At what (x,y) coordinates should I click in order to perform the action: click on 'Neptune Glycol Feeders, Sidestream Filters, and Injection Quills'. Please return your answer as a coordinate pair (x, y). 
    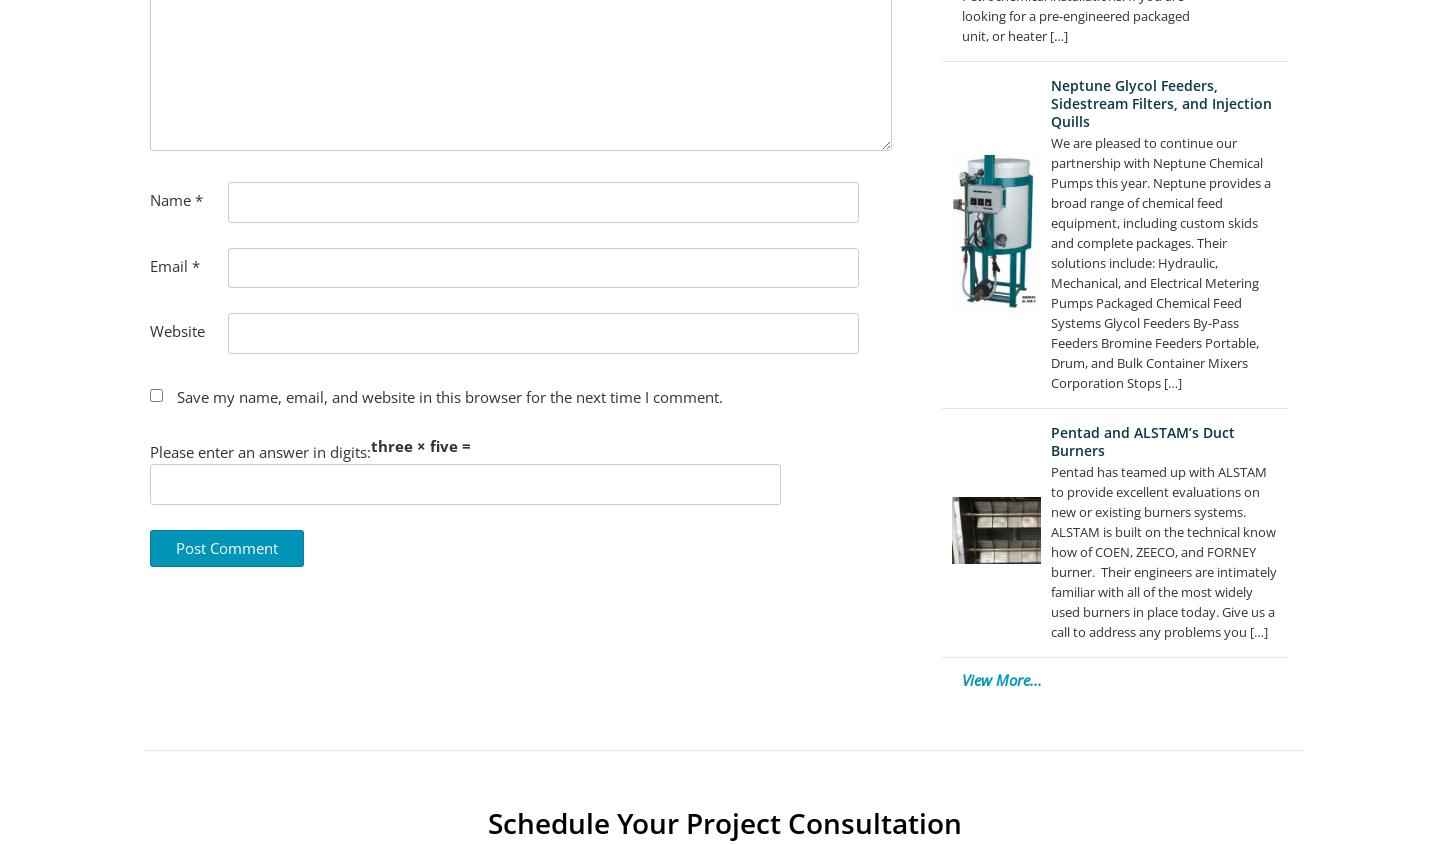
    Looking at the image, I should click on (1159, 102).